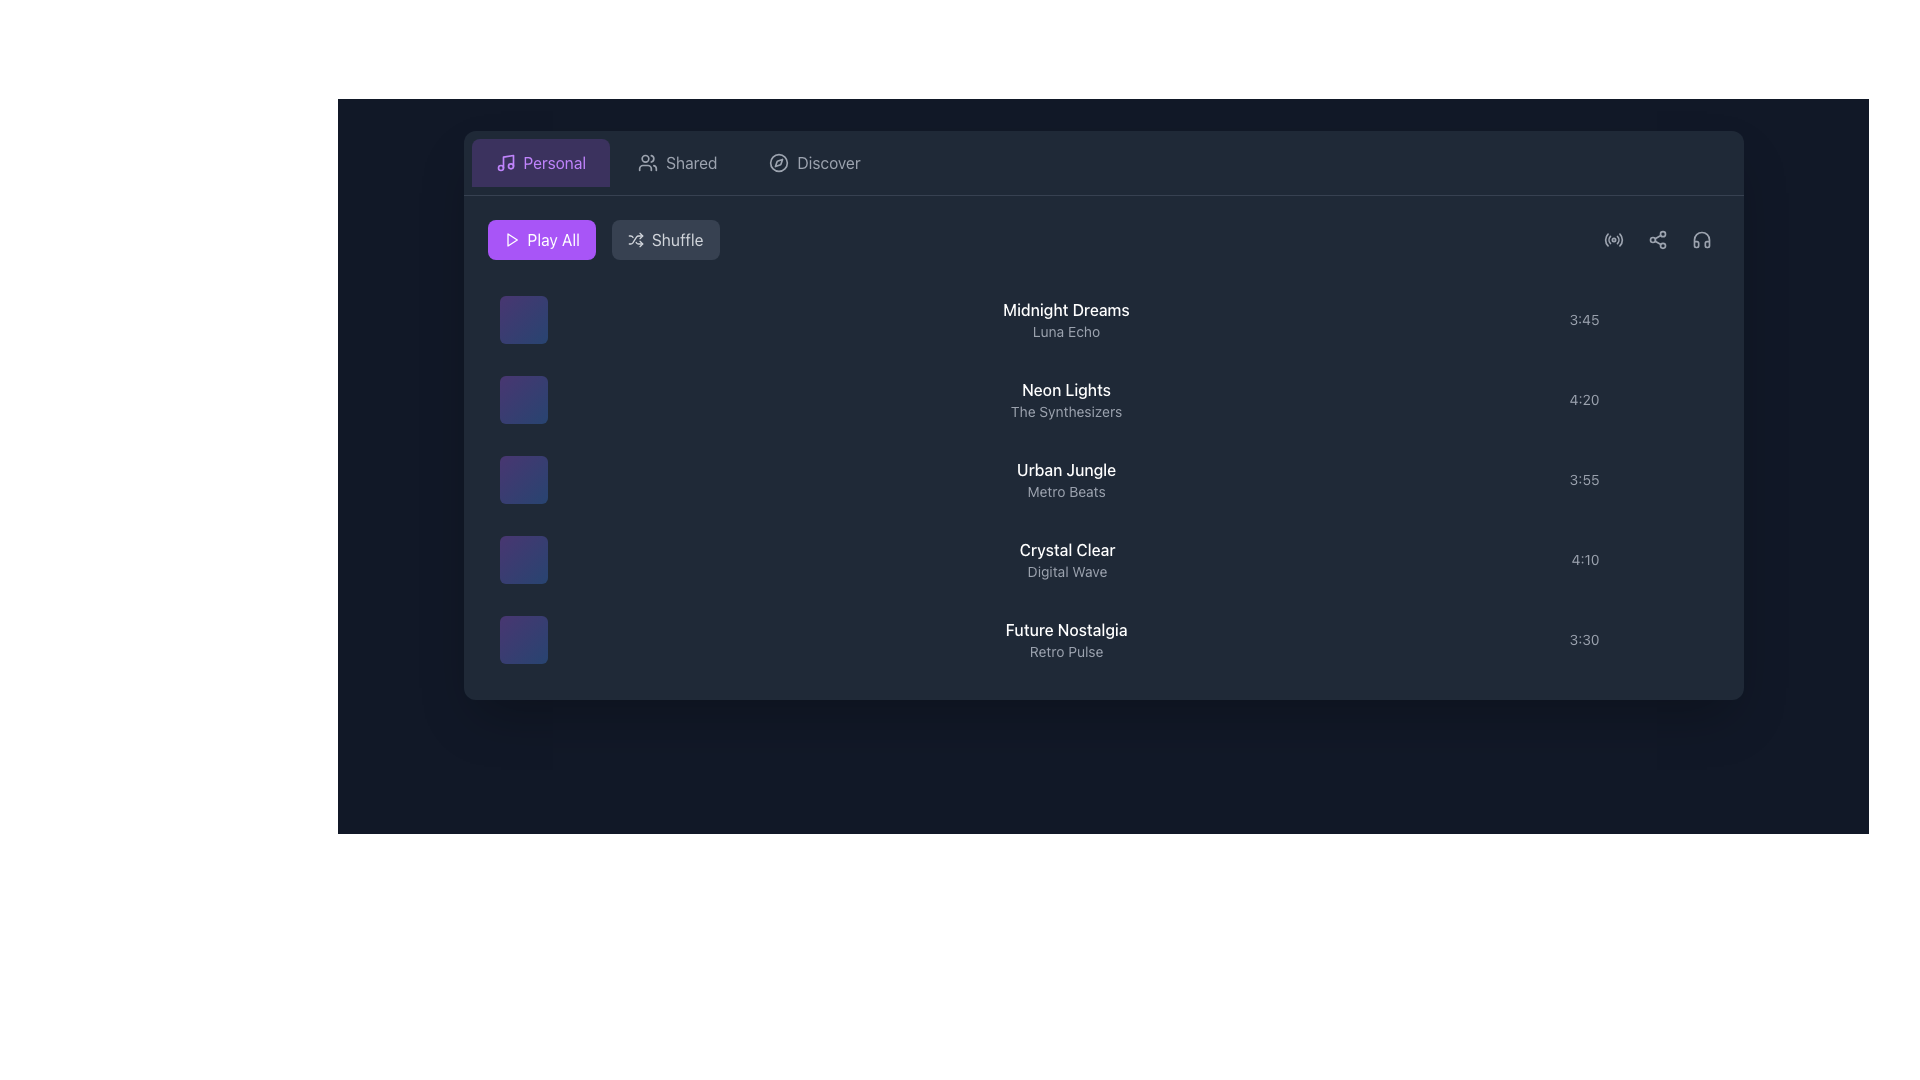 Image resolution: width=1920 pixels, height=1080 pixels. What do you see at coordinates (1102, 559) in the screenshot?
I see `the fourth item in the music list` at bounding box center [1102, 559].